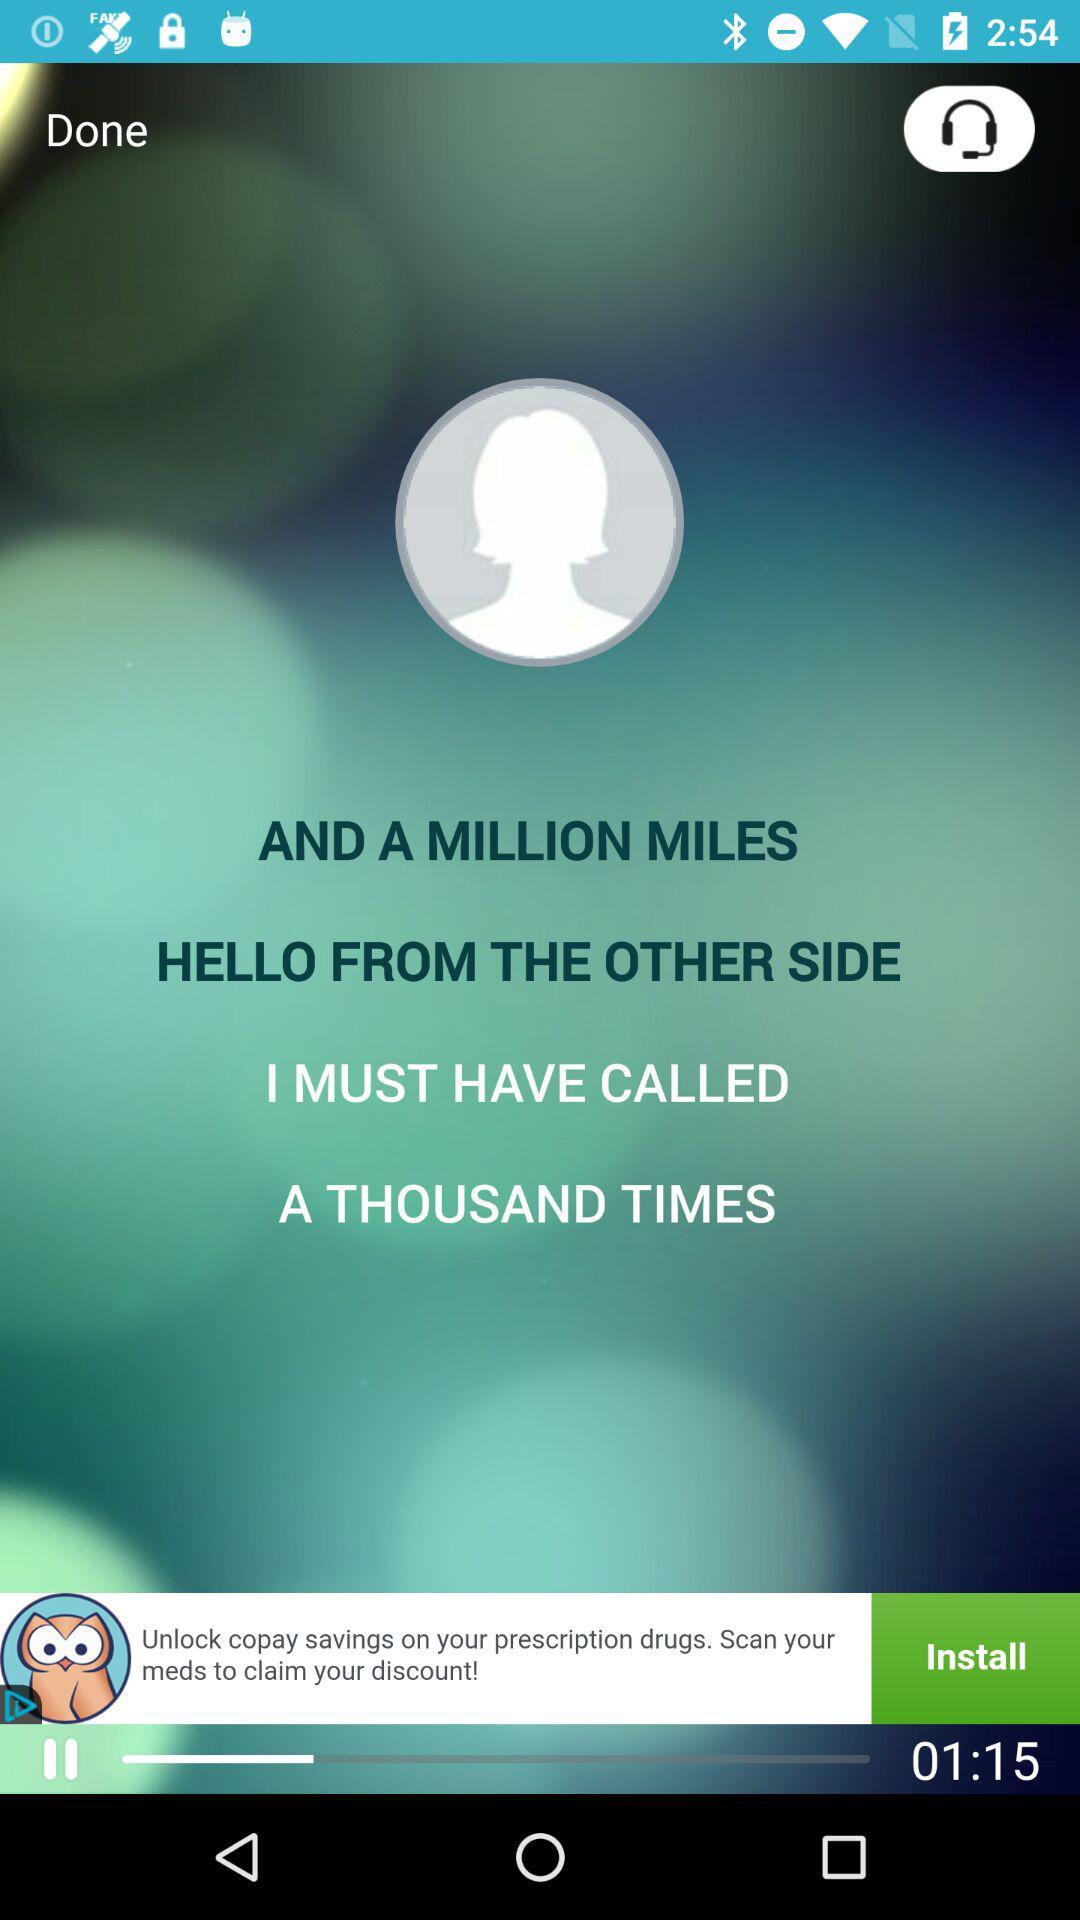  I want to click on the icon to the right of the done app, so click(968, 127).